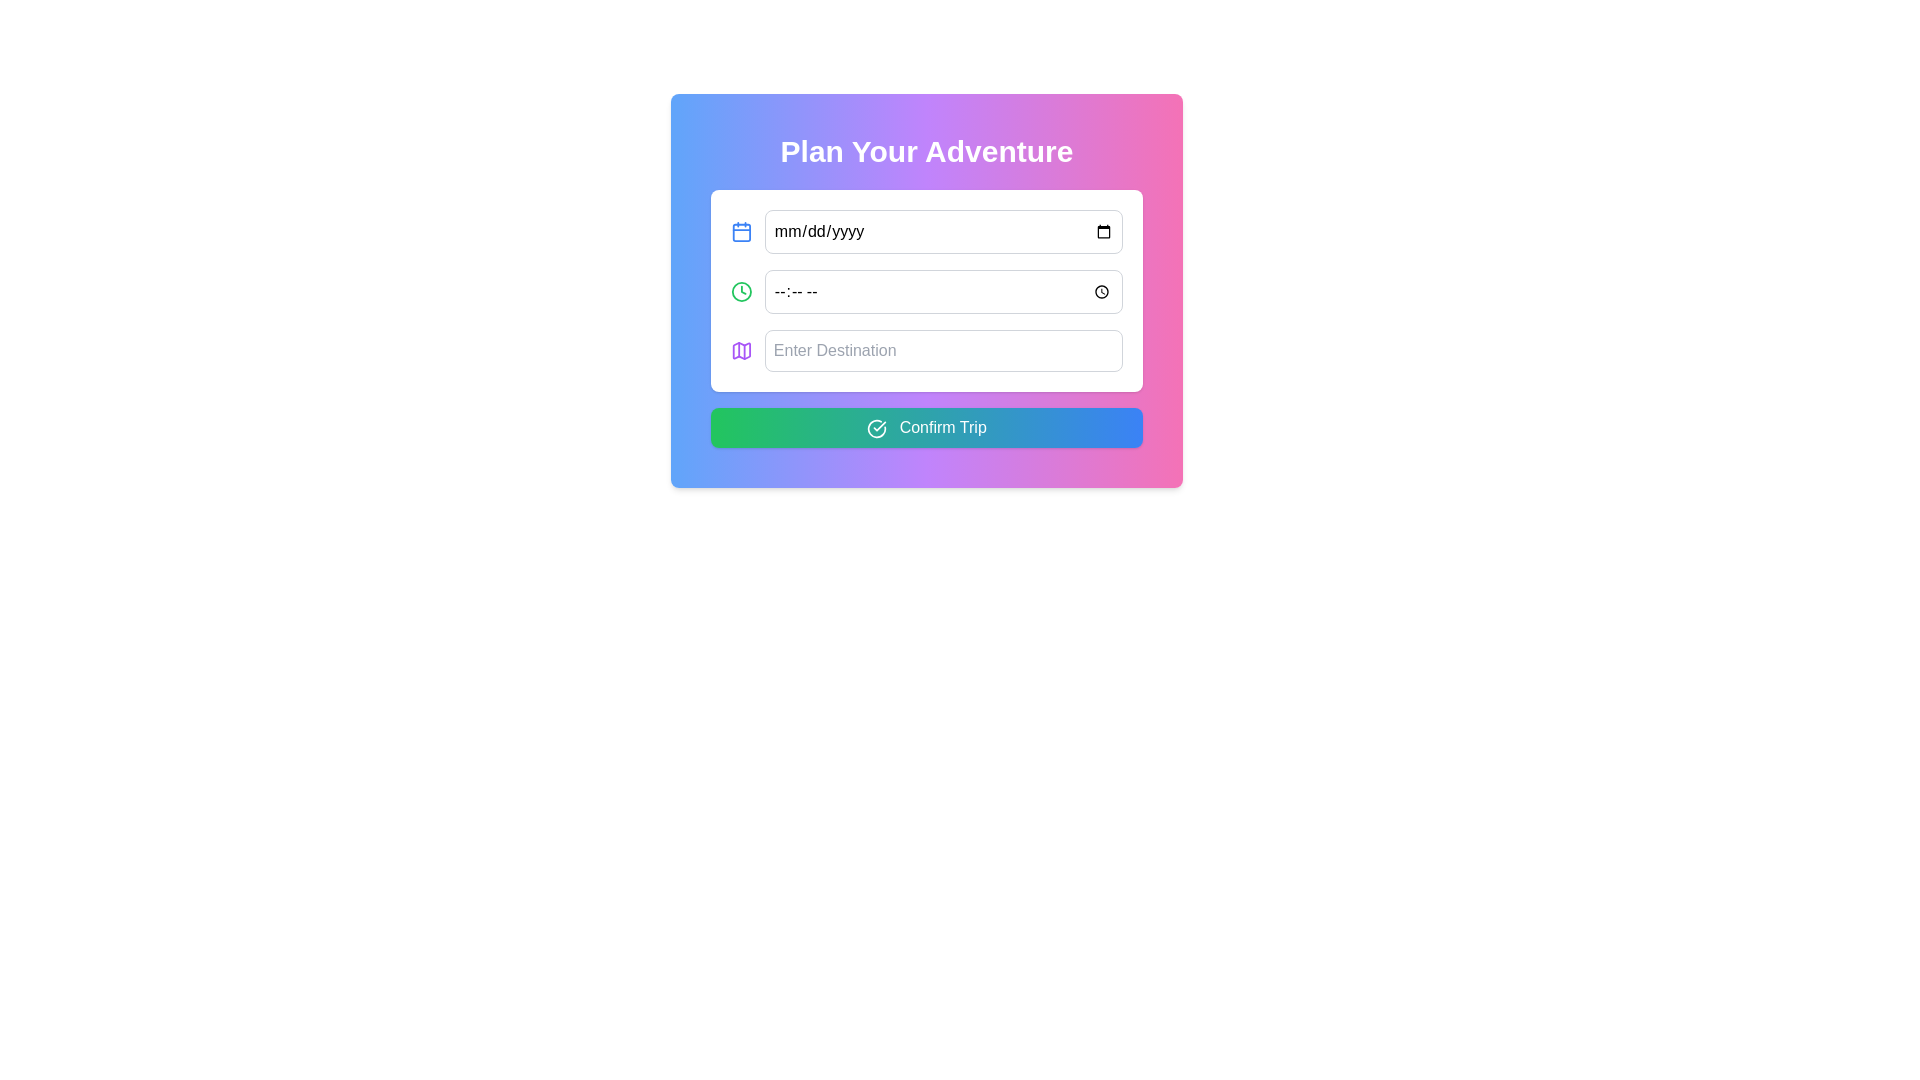 The height and width of the screenshot is (1080, 1920). What do you see at coordinates (740, 230) in the screenshot?
I see `the calendar icon located at the top-left corner of the date input field, which serves as a visual indicator for date selection` at bounding box center [740, 230].